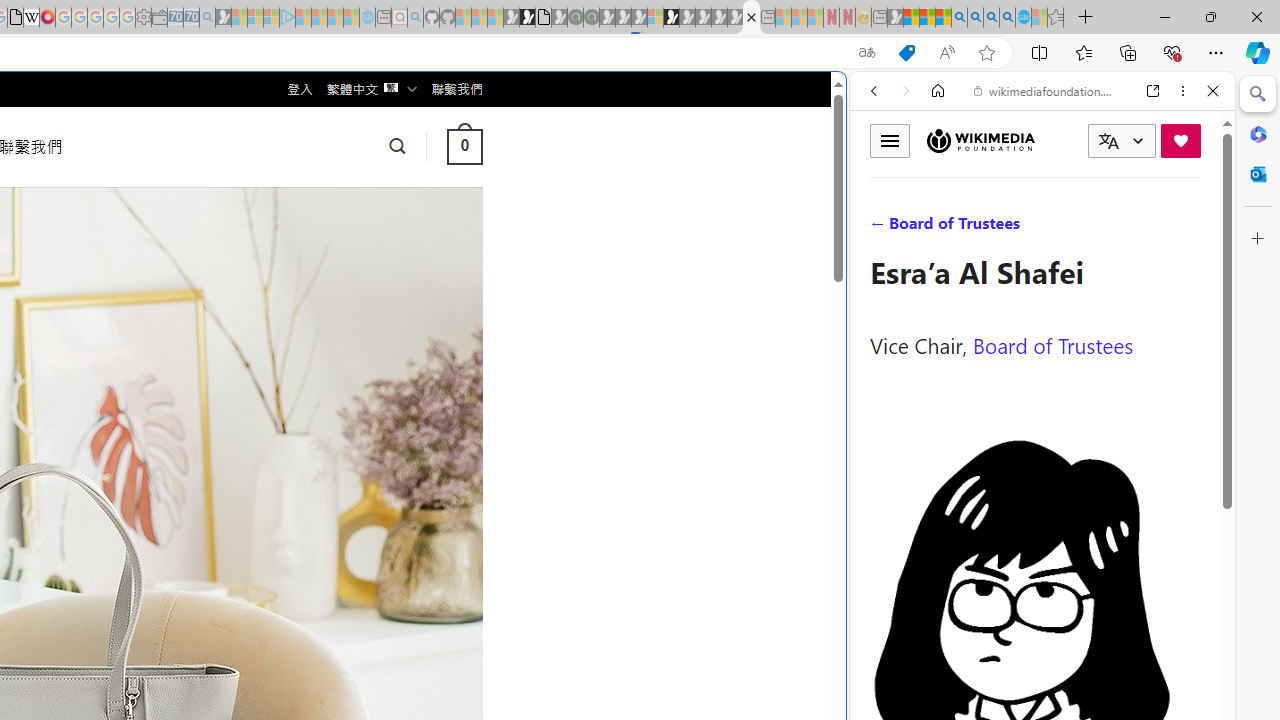 This screenshot has height=720, width=1280. Describe the element at coordinates (844, 102) in the screenshot. I see `'Close split screen'` at that location.